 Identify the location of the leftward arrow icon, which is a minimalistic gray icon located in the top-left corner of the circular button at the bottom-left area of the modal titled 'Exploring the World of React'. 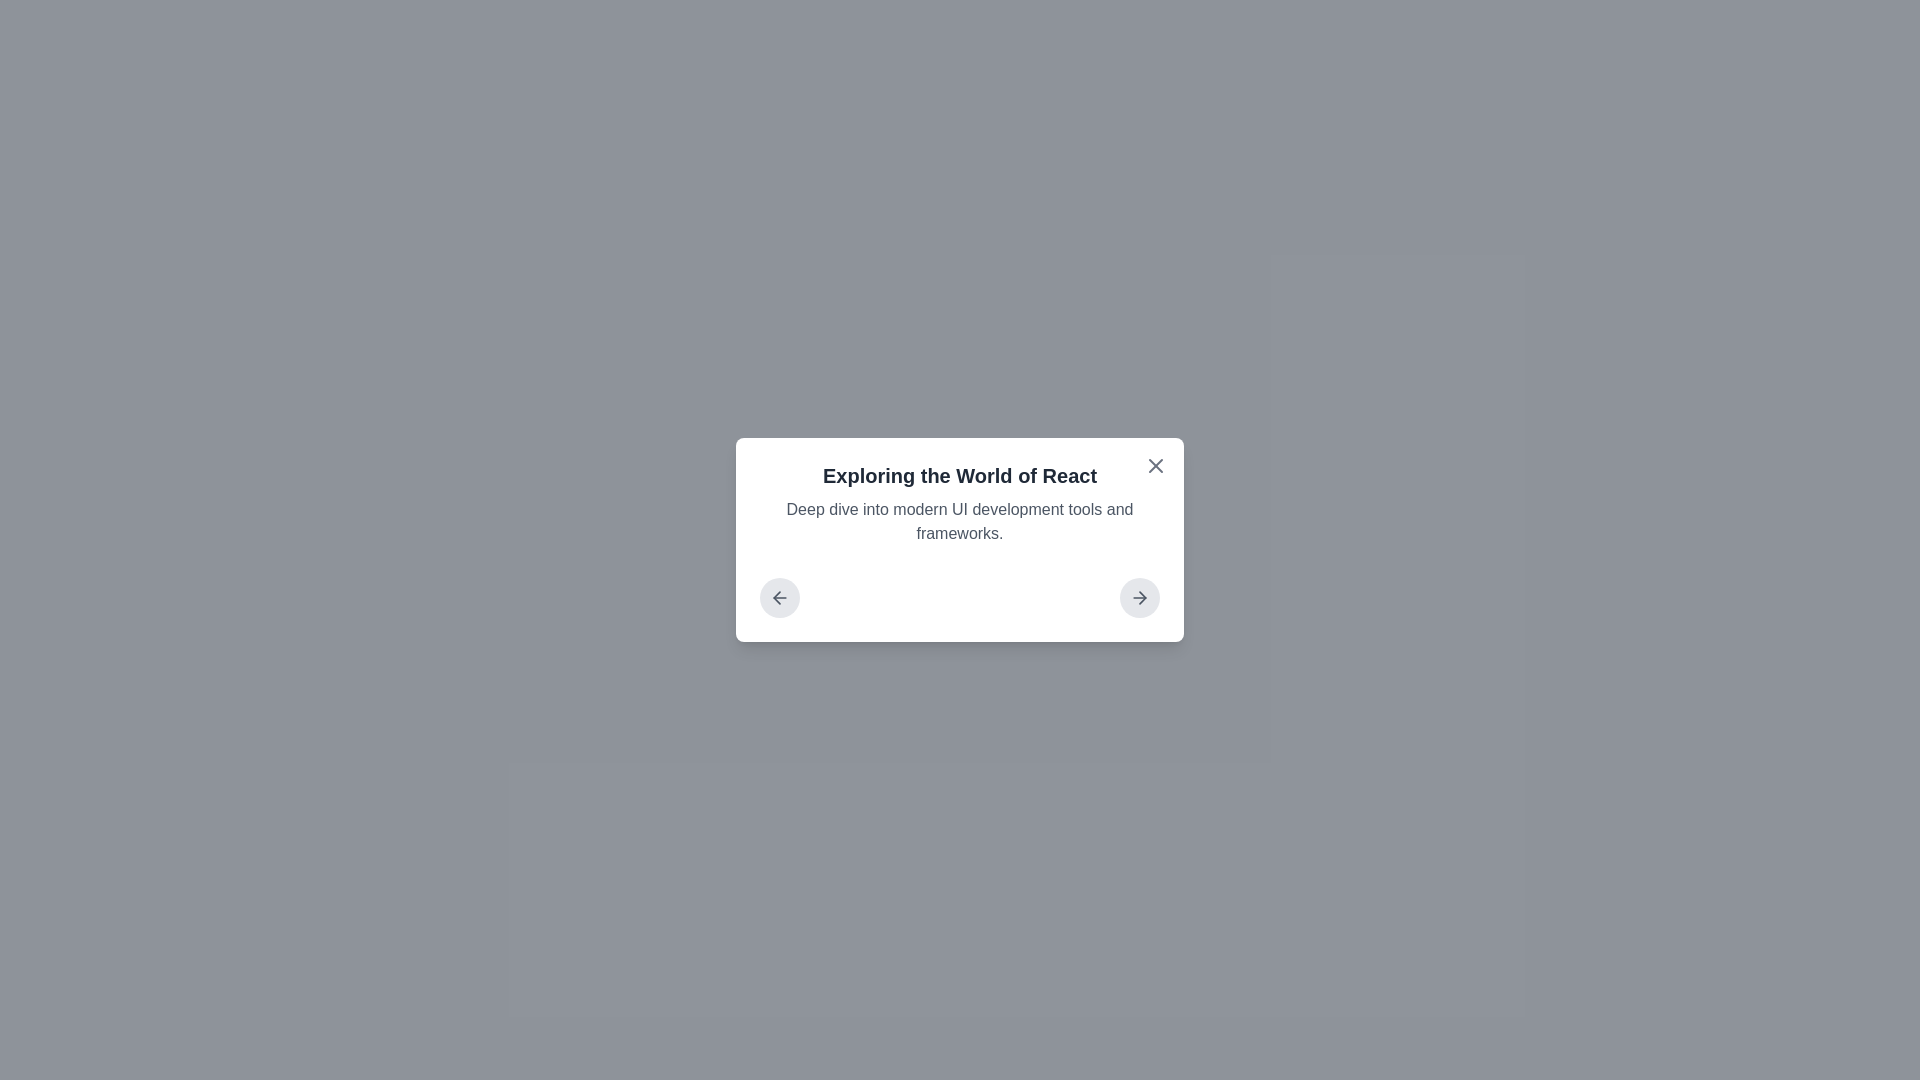
(778, 596).